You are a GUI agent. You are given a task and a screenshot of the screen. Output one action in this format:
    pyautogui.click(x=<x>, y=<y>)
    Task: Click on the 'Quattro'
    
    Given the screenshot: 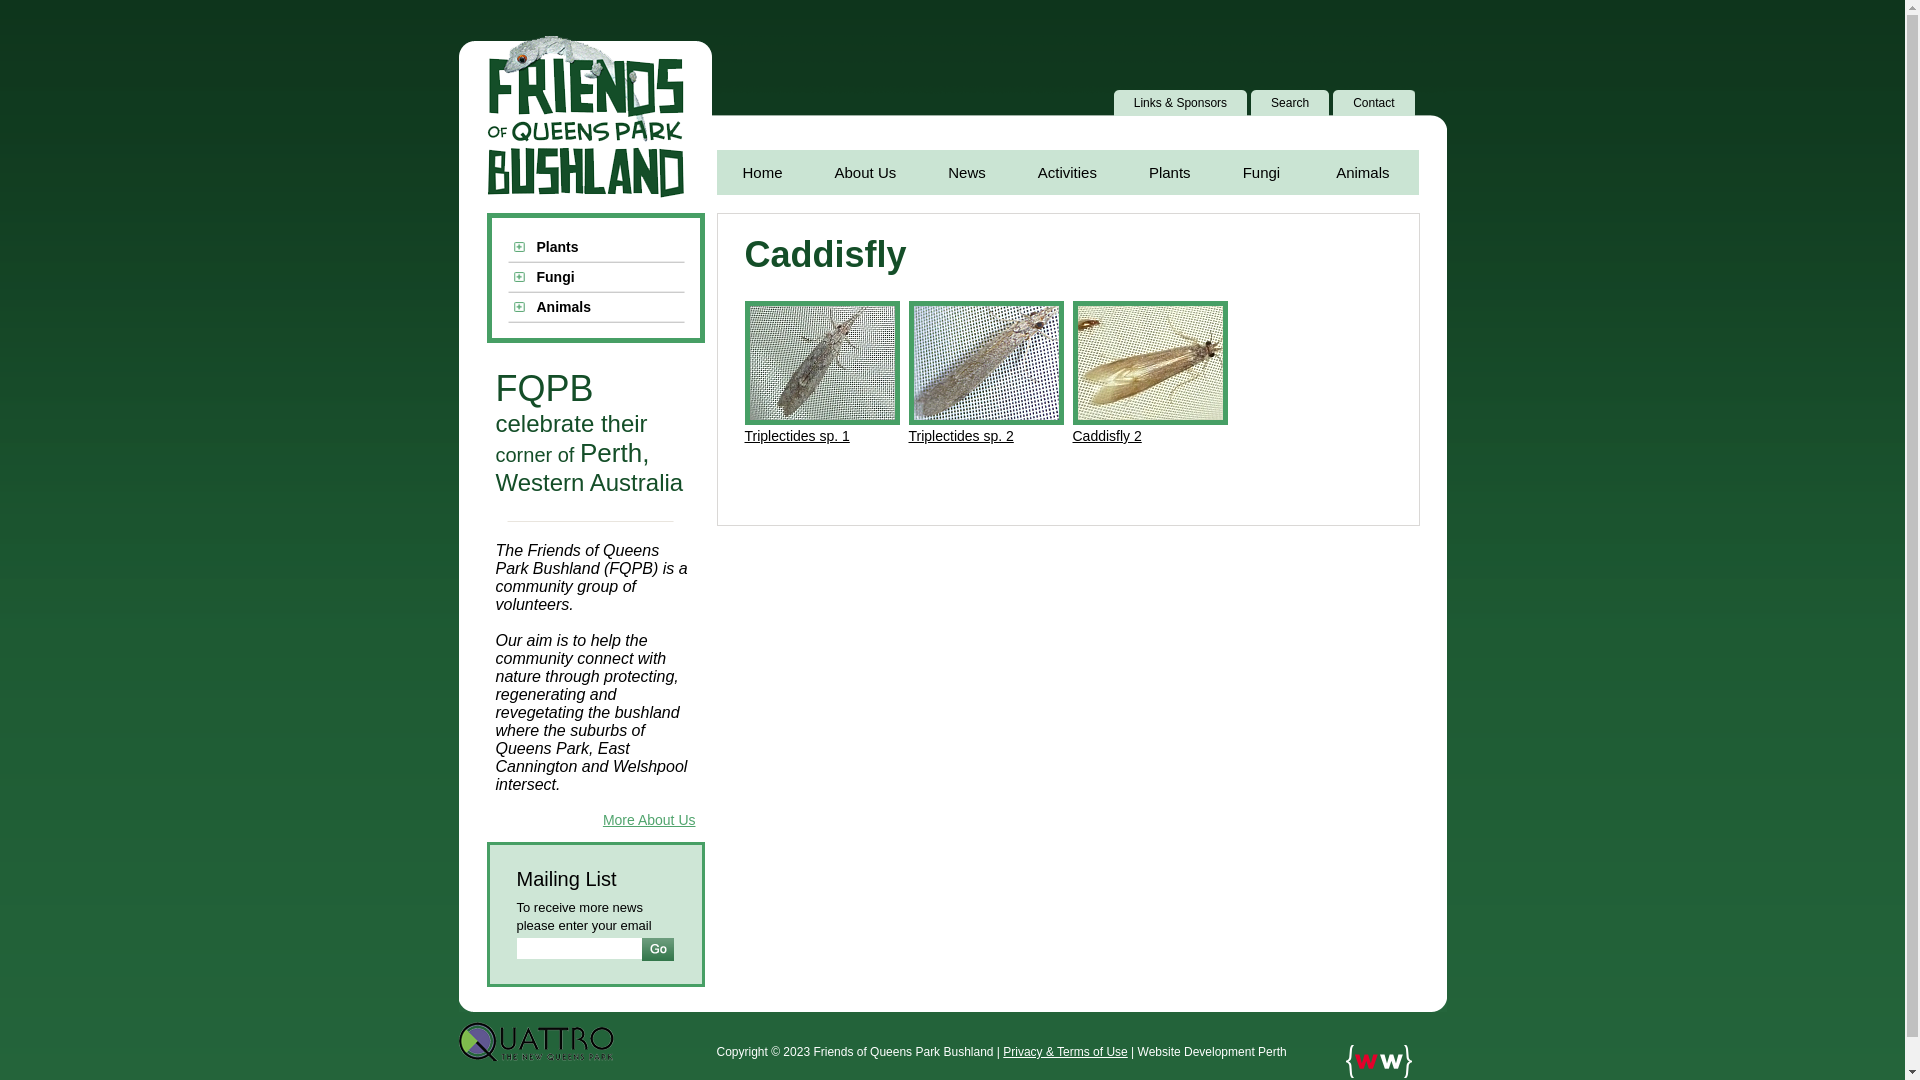 What is the action you would take?
    pyautogui.click(x=535, y=1040)
    